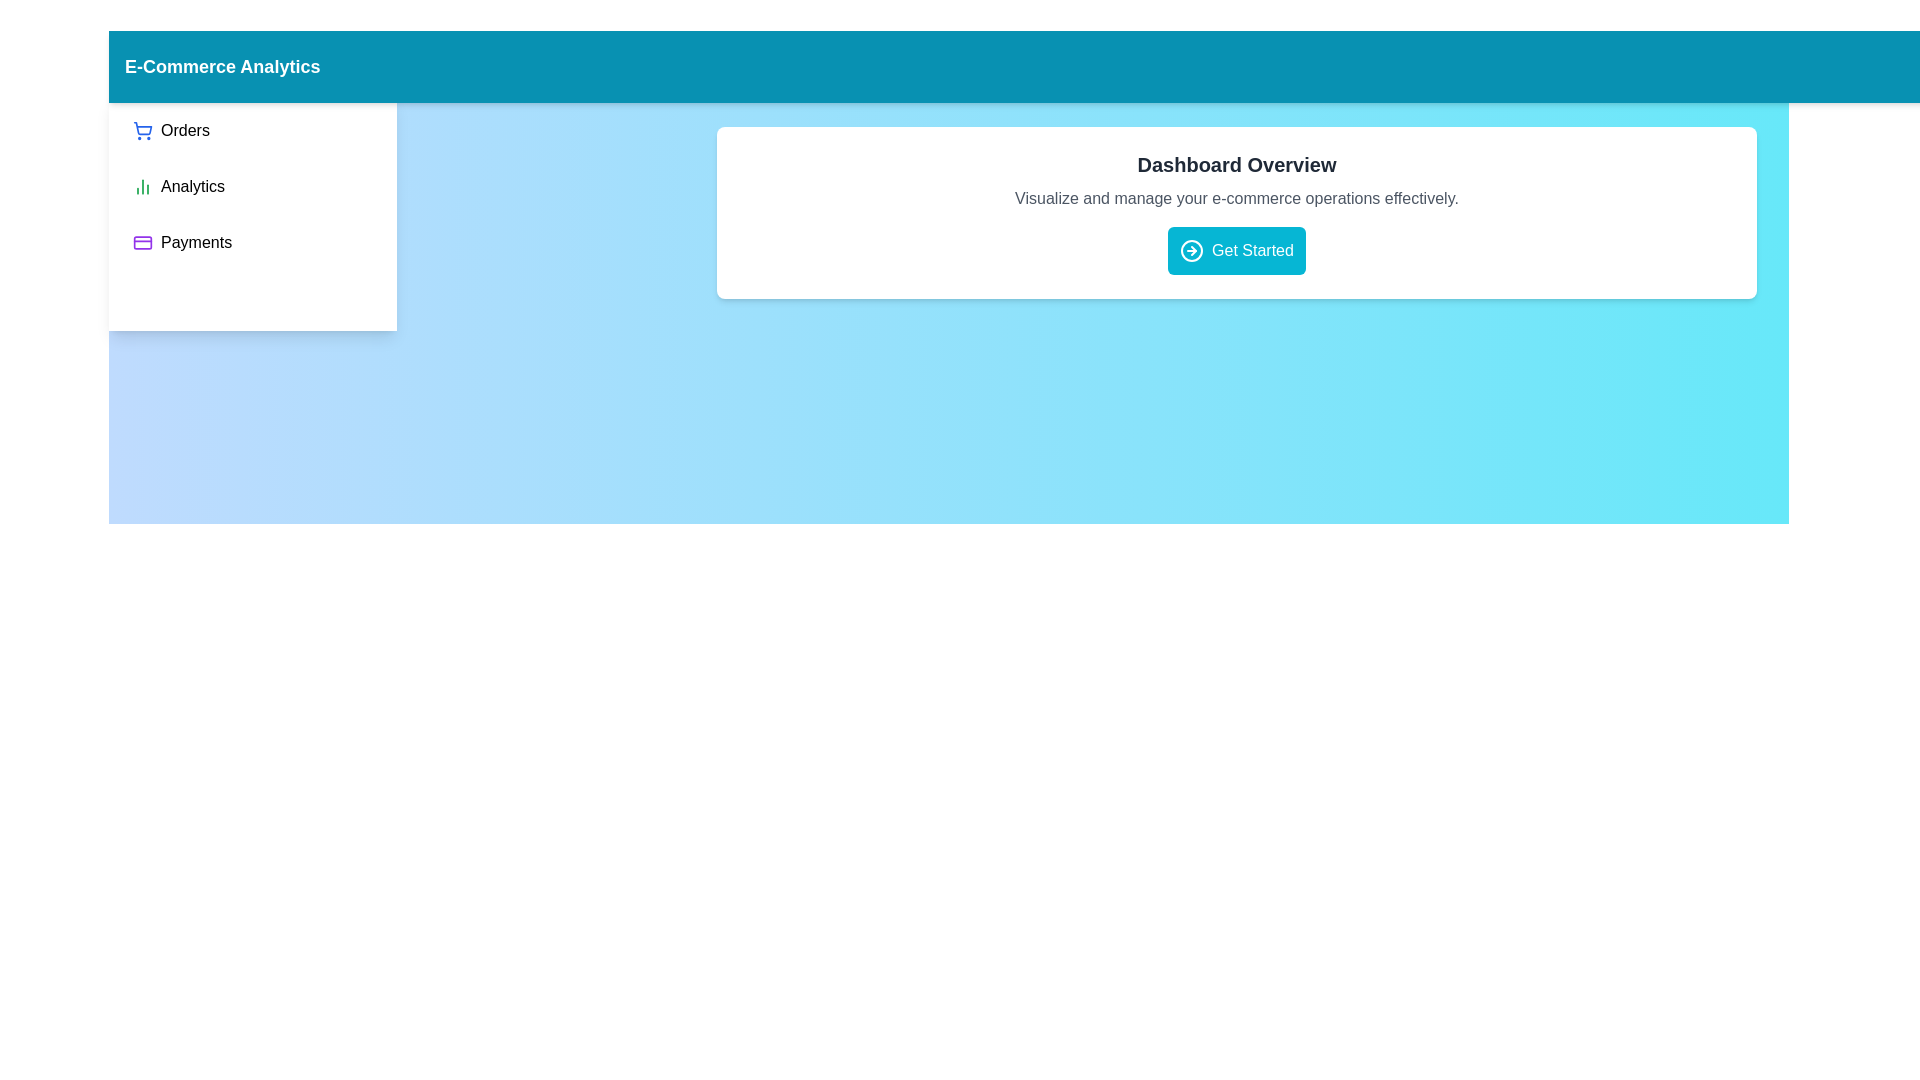 This screenshot has width=1920, height=1080. I want to click on the Navigation Button for the 'Analytics' section, located in the sidebar below the 'Orders' button and above the 'Payments' button, to trigger hover effects, so click(178, 186).